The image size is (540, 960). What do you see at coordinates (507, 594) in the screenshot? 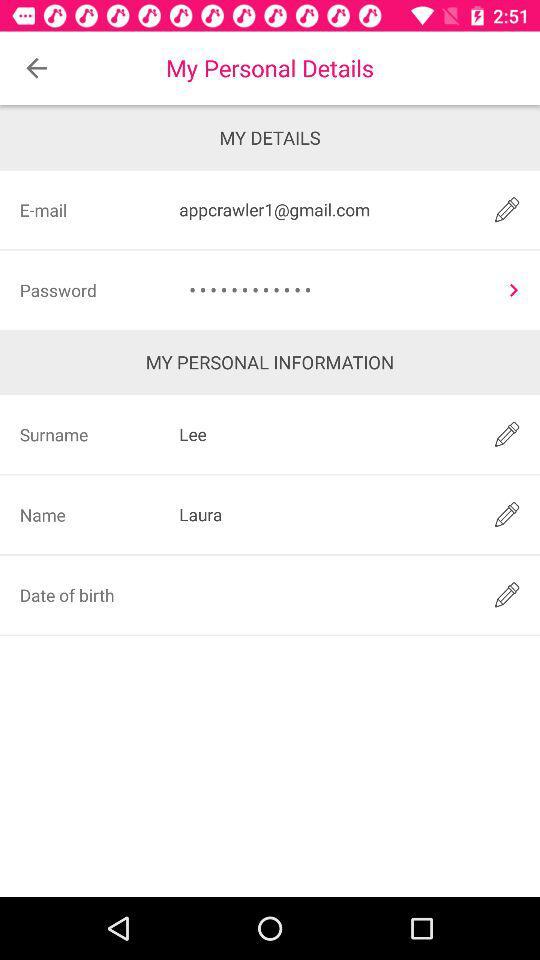
I see `edit date of birth` at bounding box center [507, 594].